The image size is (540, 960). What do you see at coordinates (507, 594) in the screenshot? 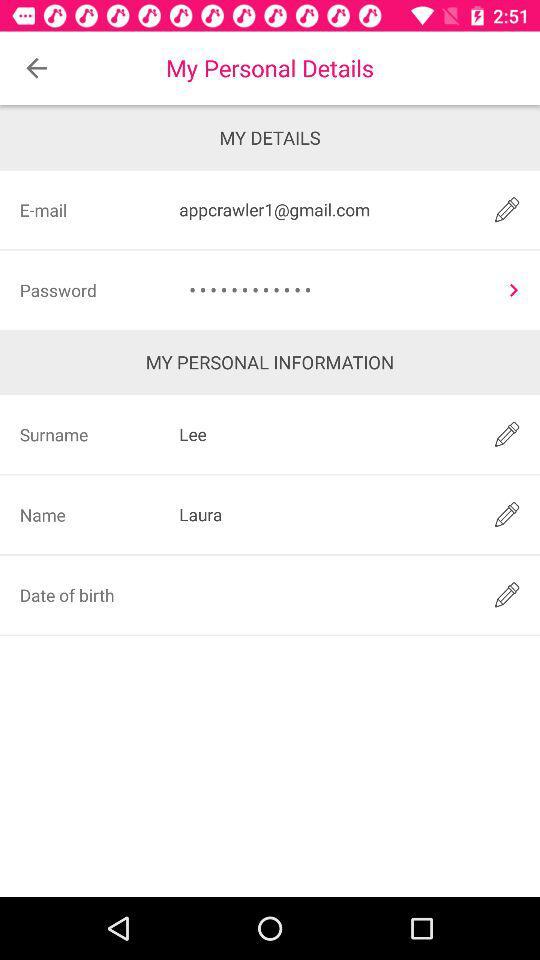
I see `edit date of birth` at bounding box center [507, 594].